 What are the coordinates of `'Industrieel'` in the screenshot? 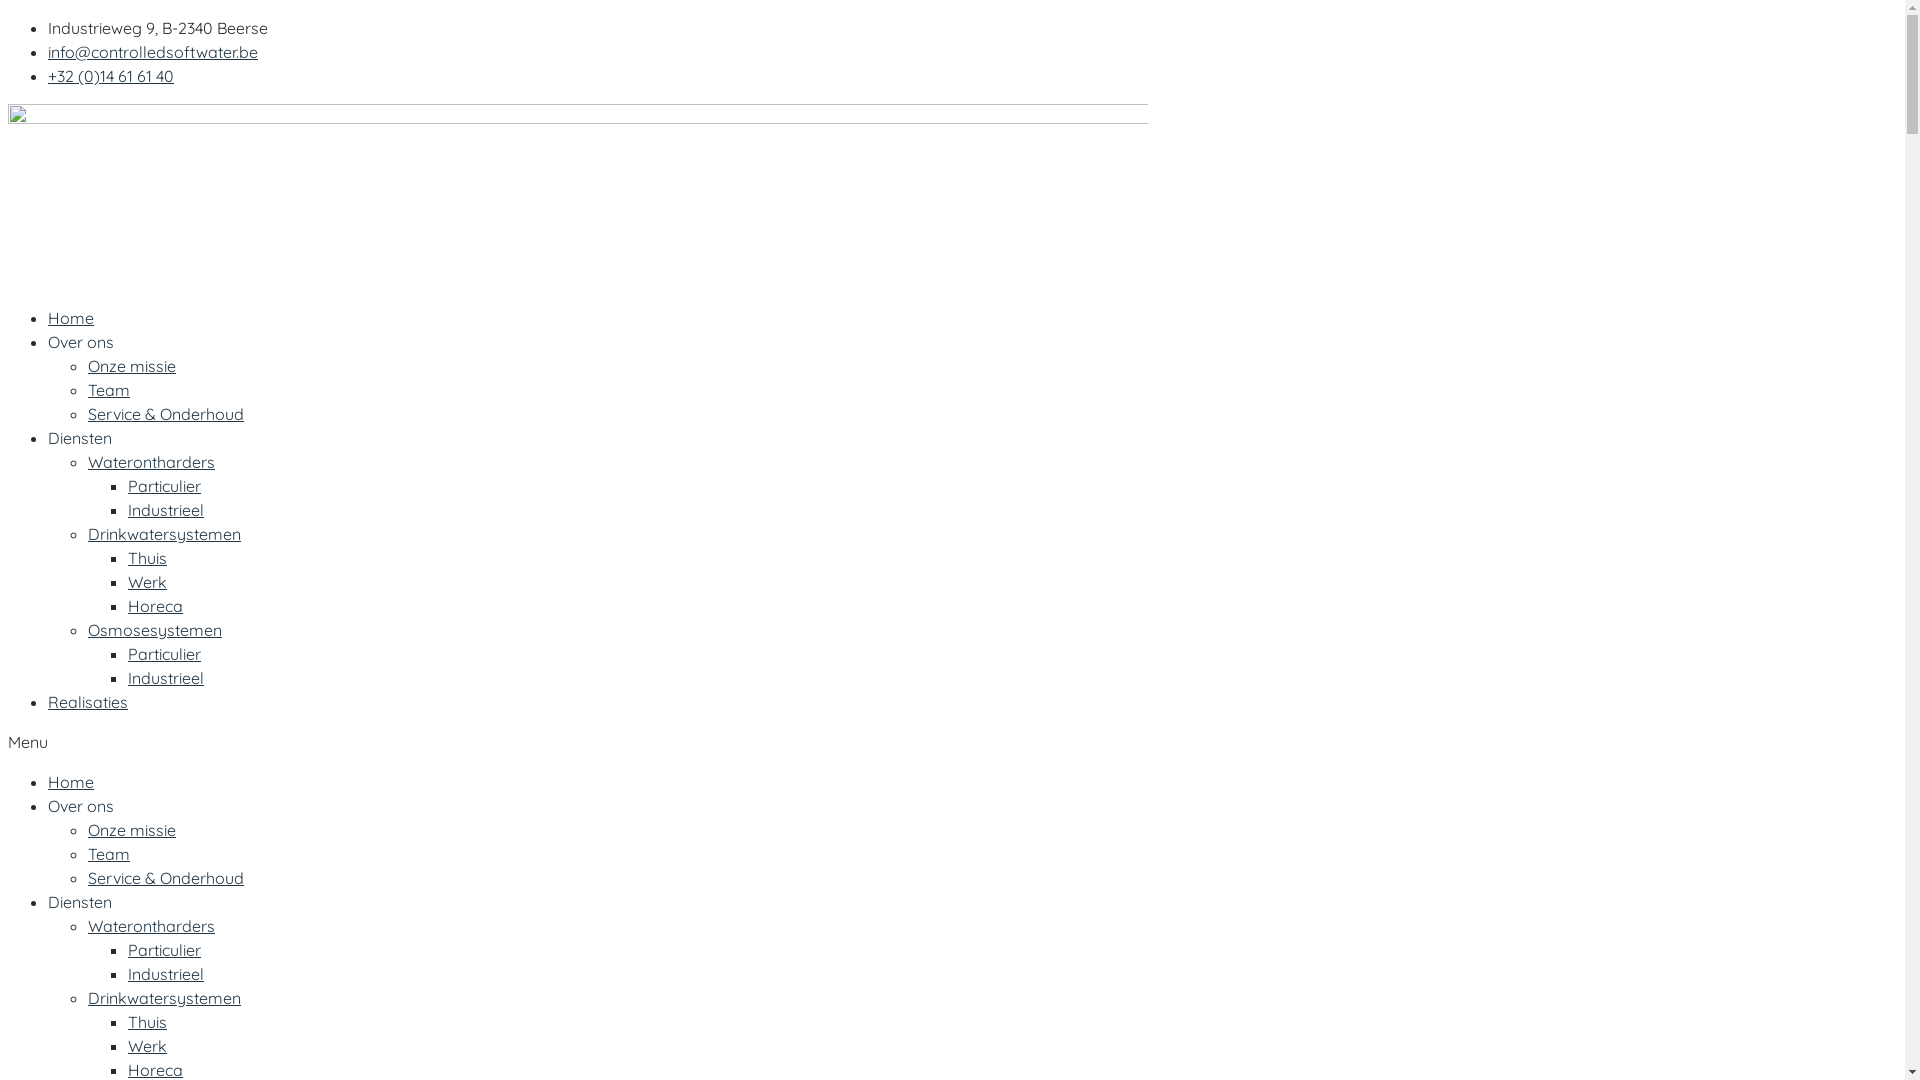 It's located at (166, 508).